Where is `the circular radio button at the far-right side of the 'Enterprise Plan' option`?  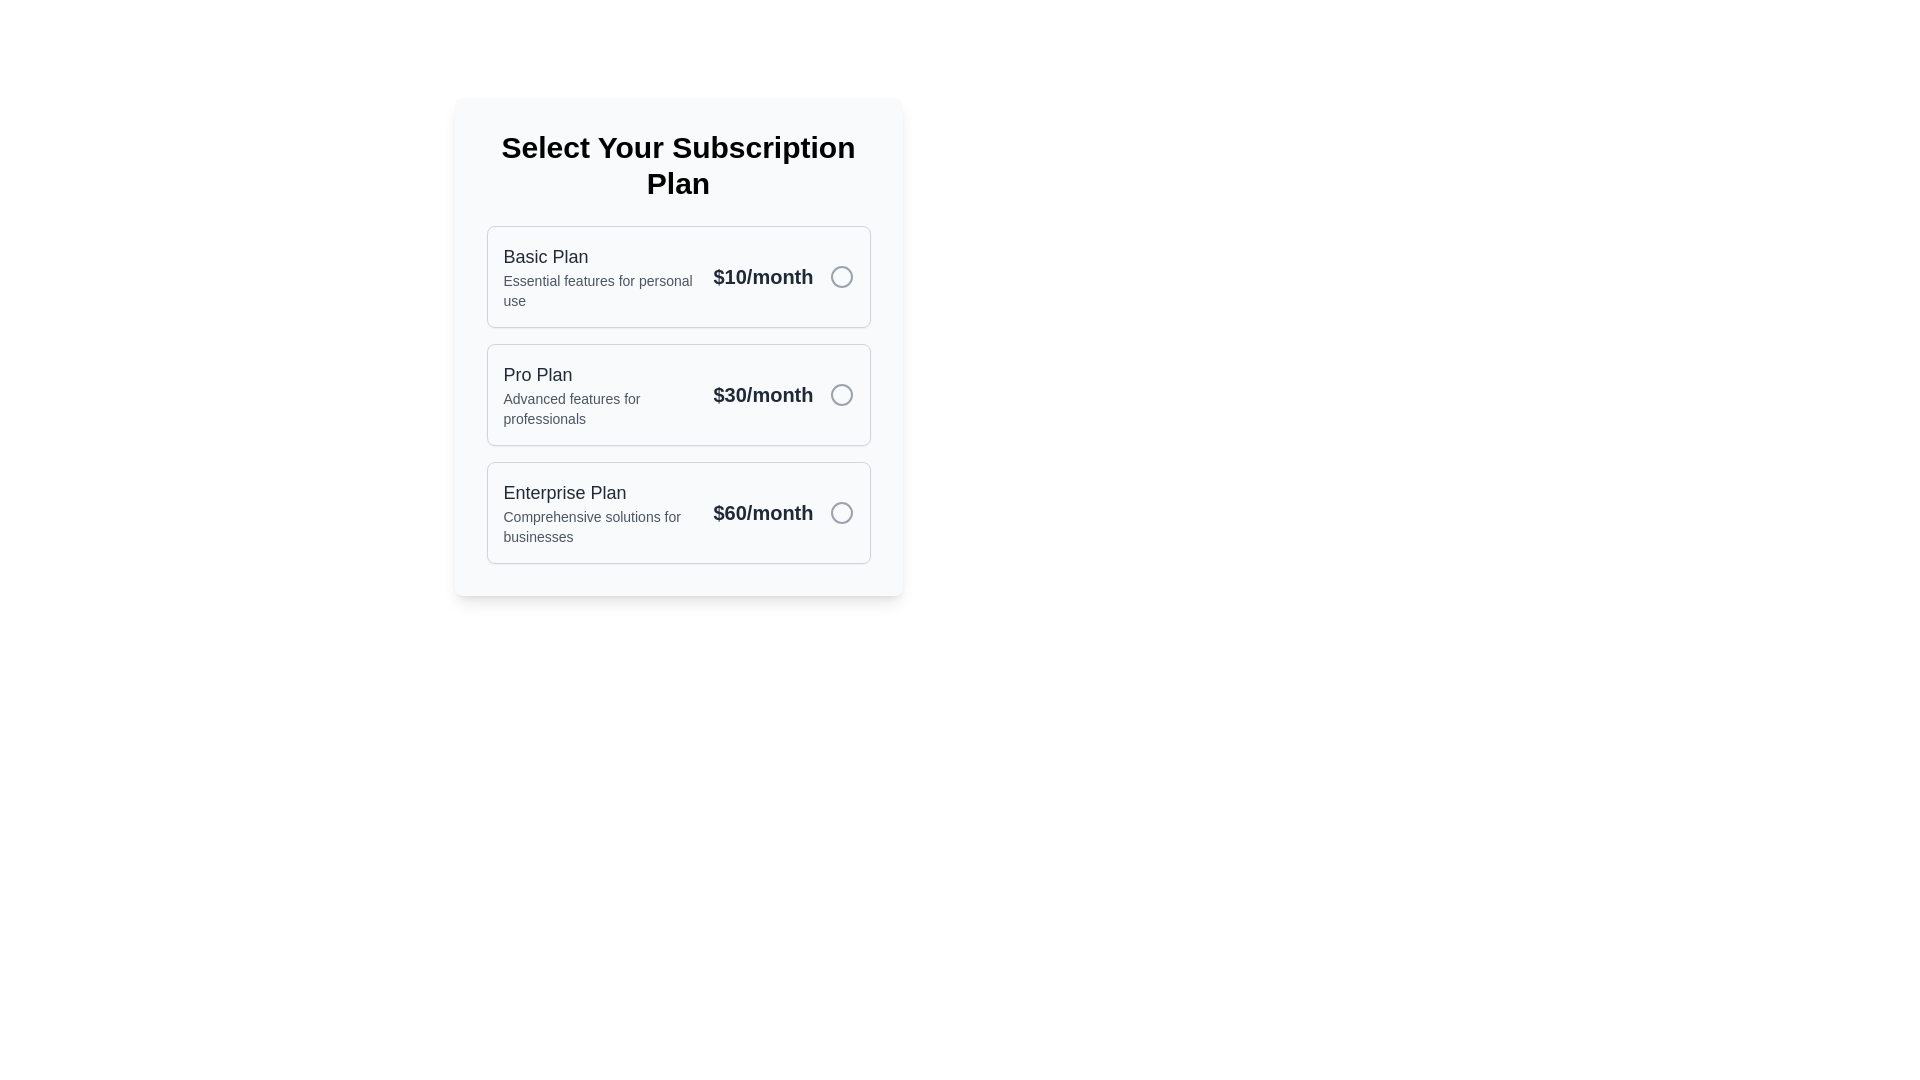
the circular radio button at the far-right side of the 'Enterprise Plan' option is located at coordinates (841, 512).